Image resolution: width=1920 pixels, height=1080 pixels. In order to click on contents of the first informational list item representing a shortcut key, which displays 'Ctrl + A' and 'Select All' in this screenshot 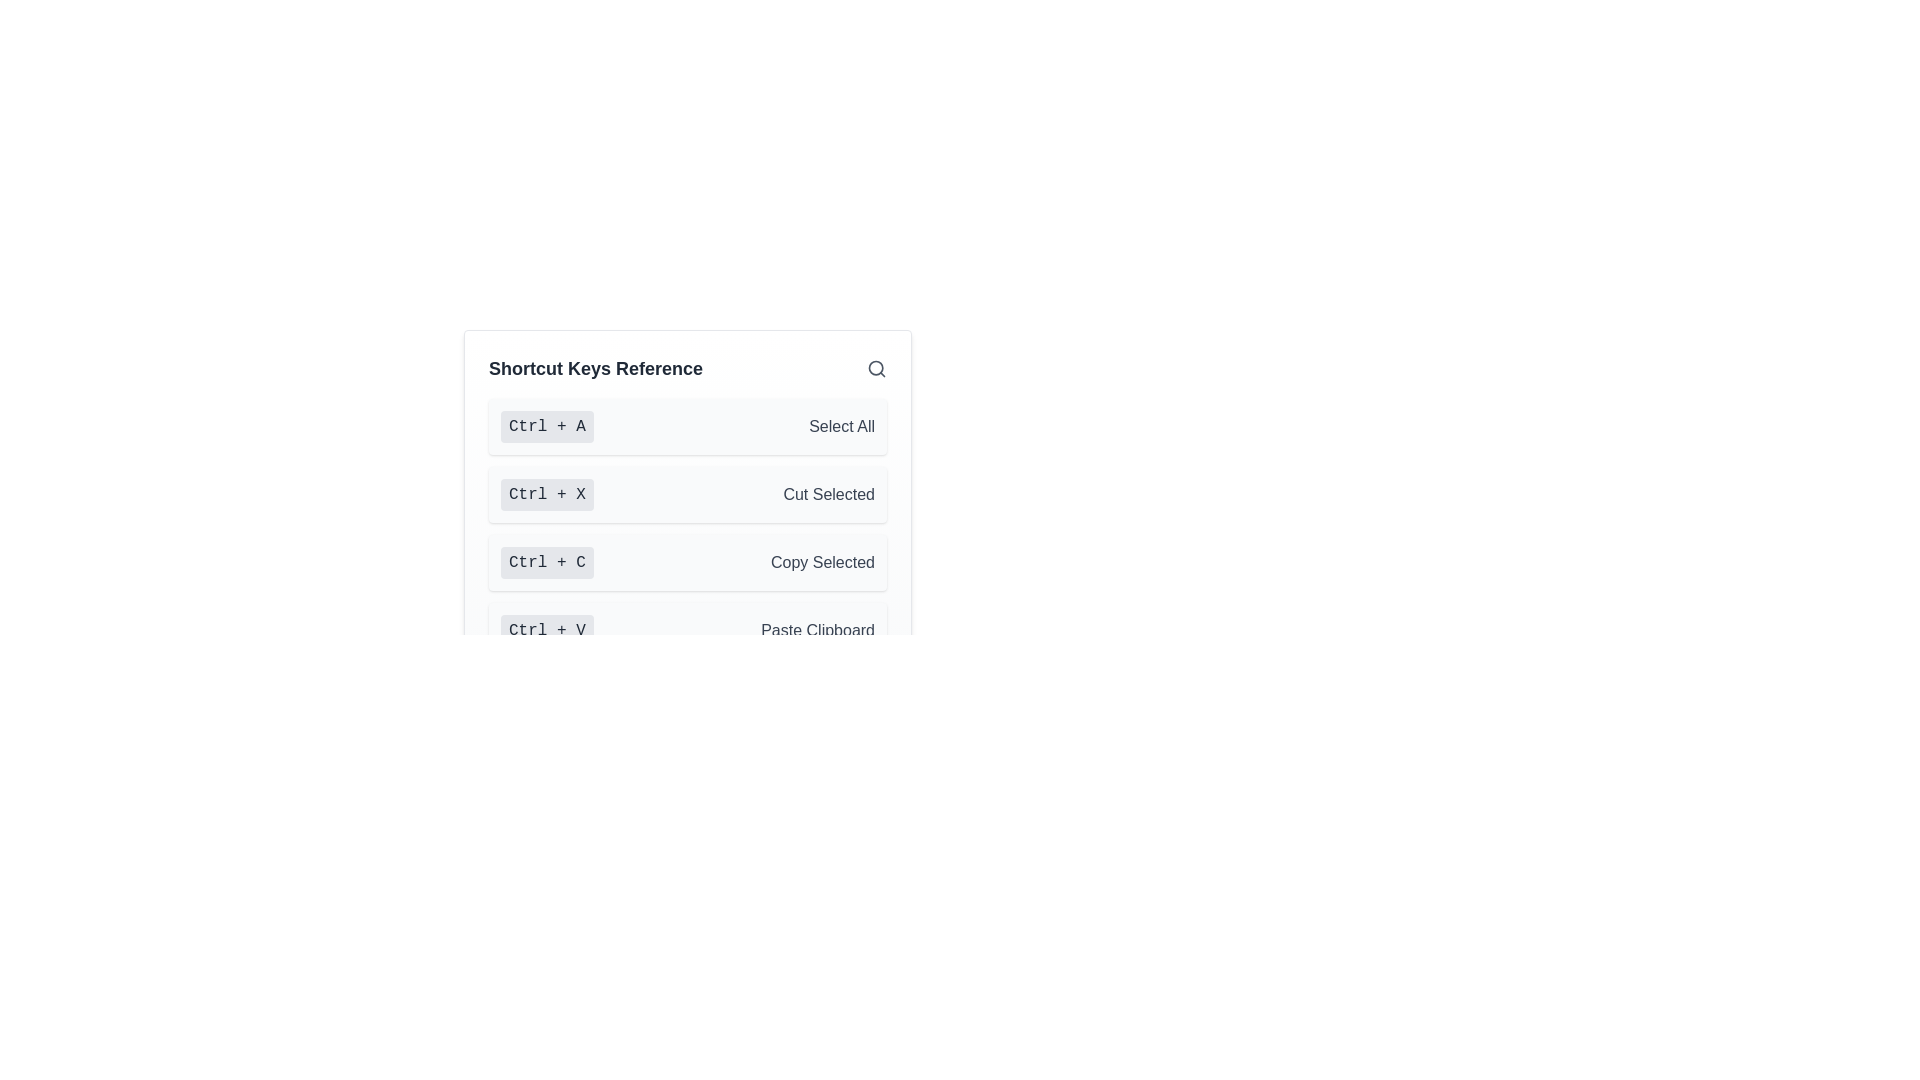, I will do `click(687, 426)`.